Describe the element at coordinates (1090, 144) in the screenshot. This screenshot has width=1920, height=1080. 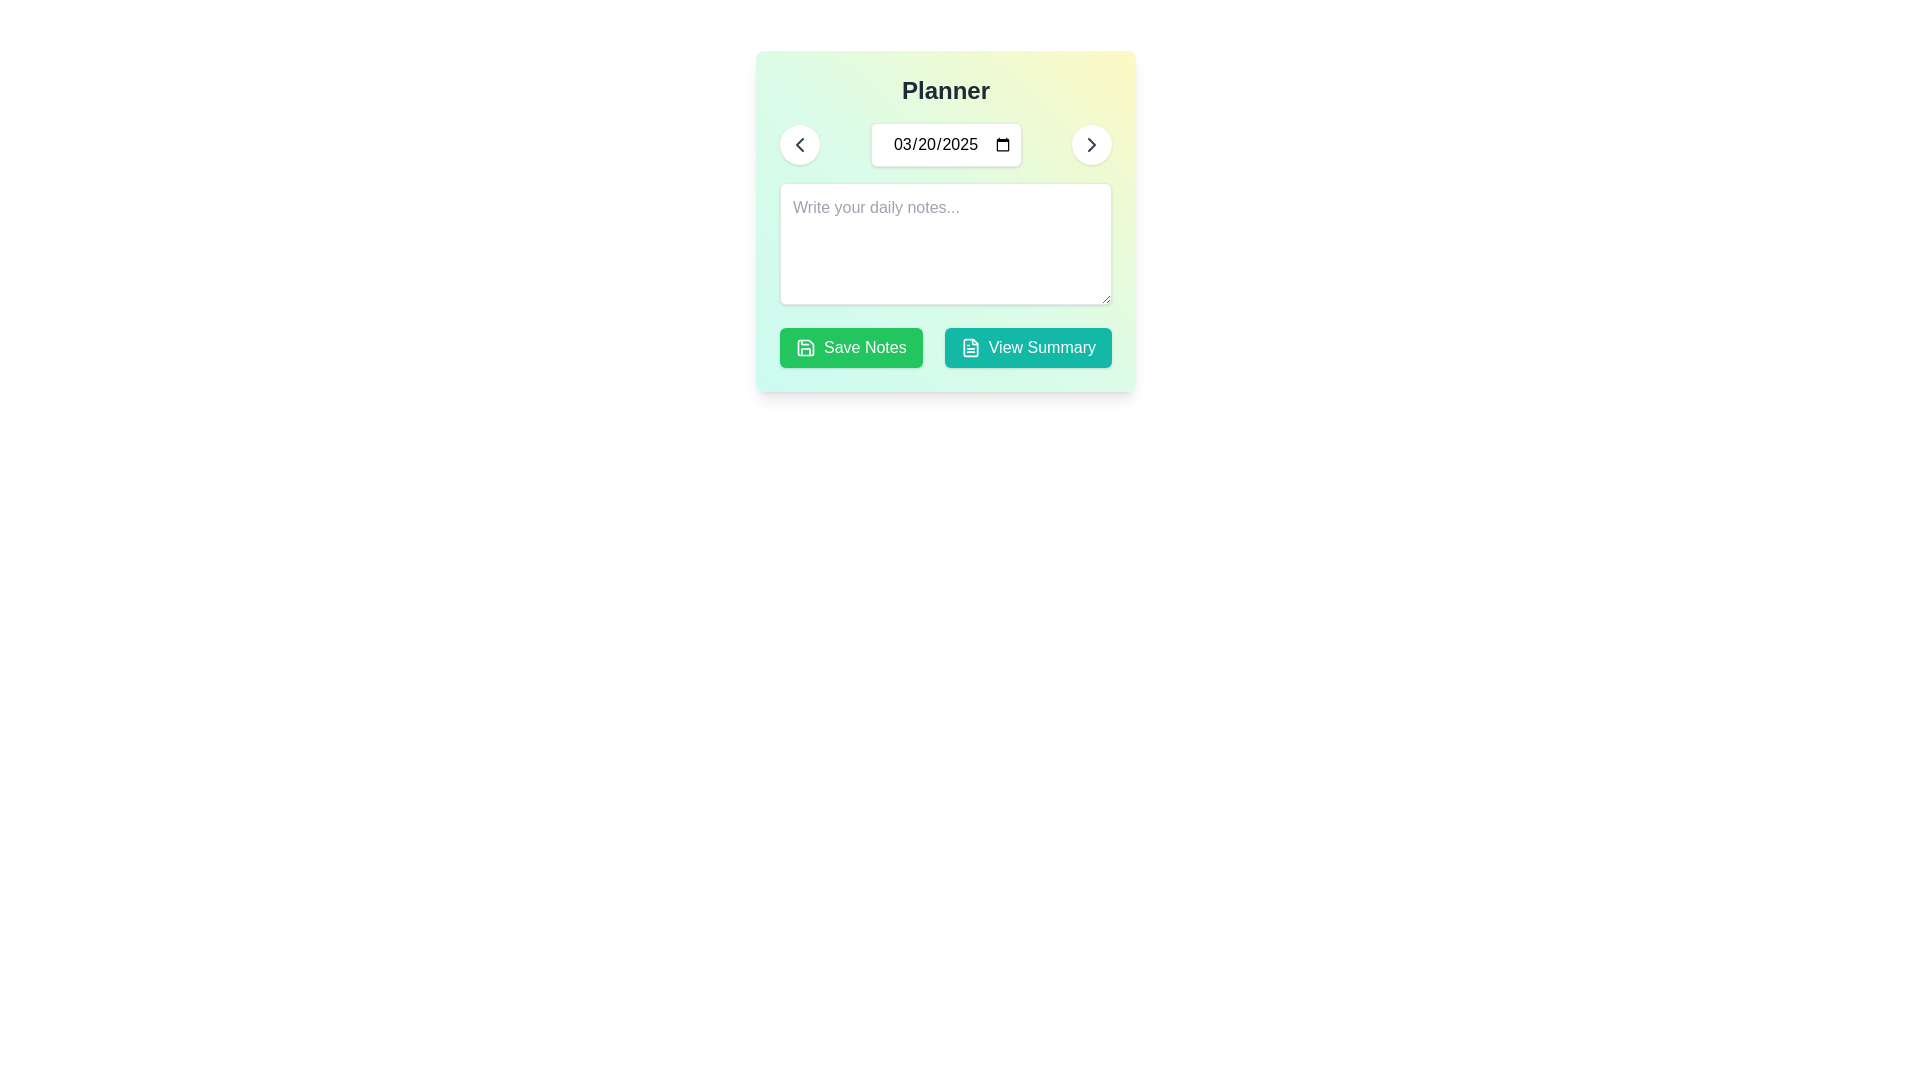
I see `the circular button at the top of the planner interface that contains the navigation icon to proceed forward in time` at that location.